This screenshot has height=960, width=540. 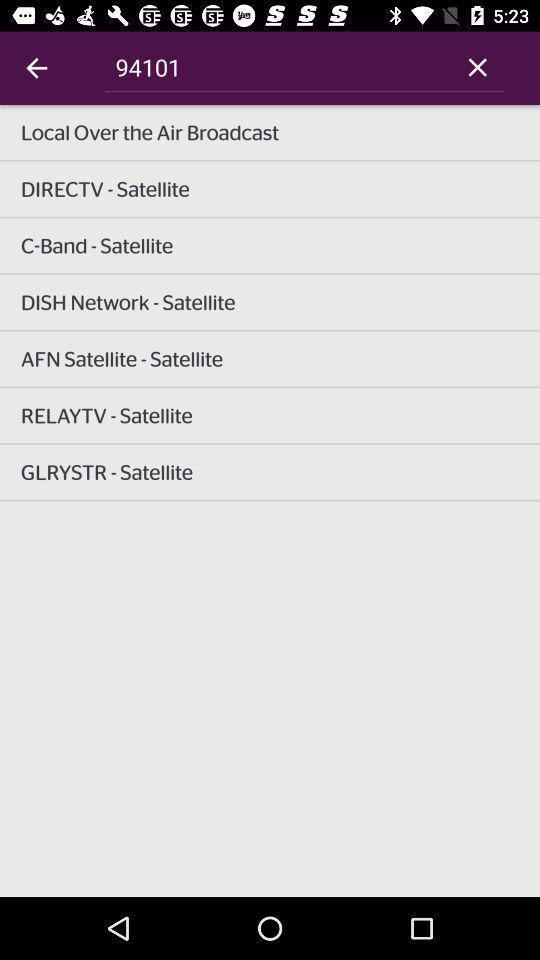 What do you see at coordinates (277, 67) in the screenshot?
I see `item above local over the` at bounding box center [277, 67].